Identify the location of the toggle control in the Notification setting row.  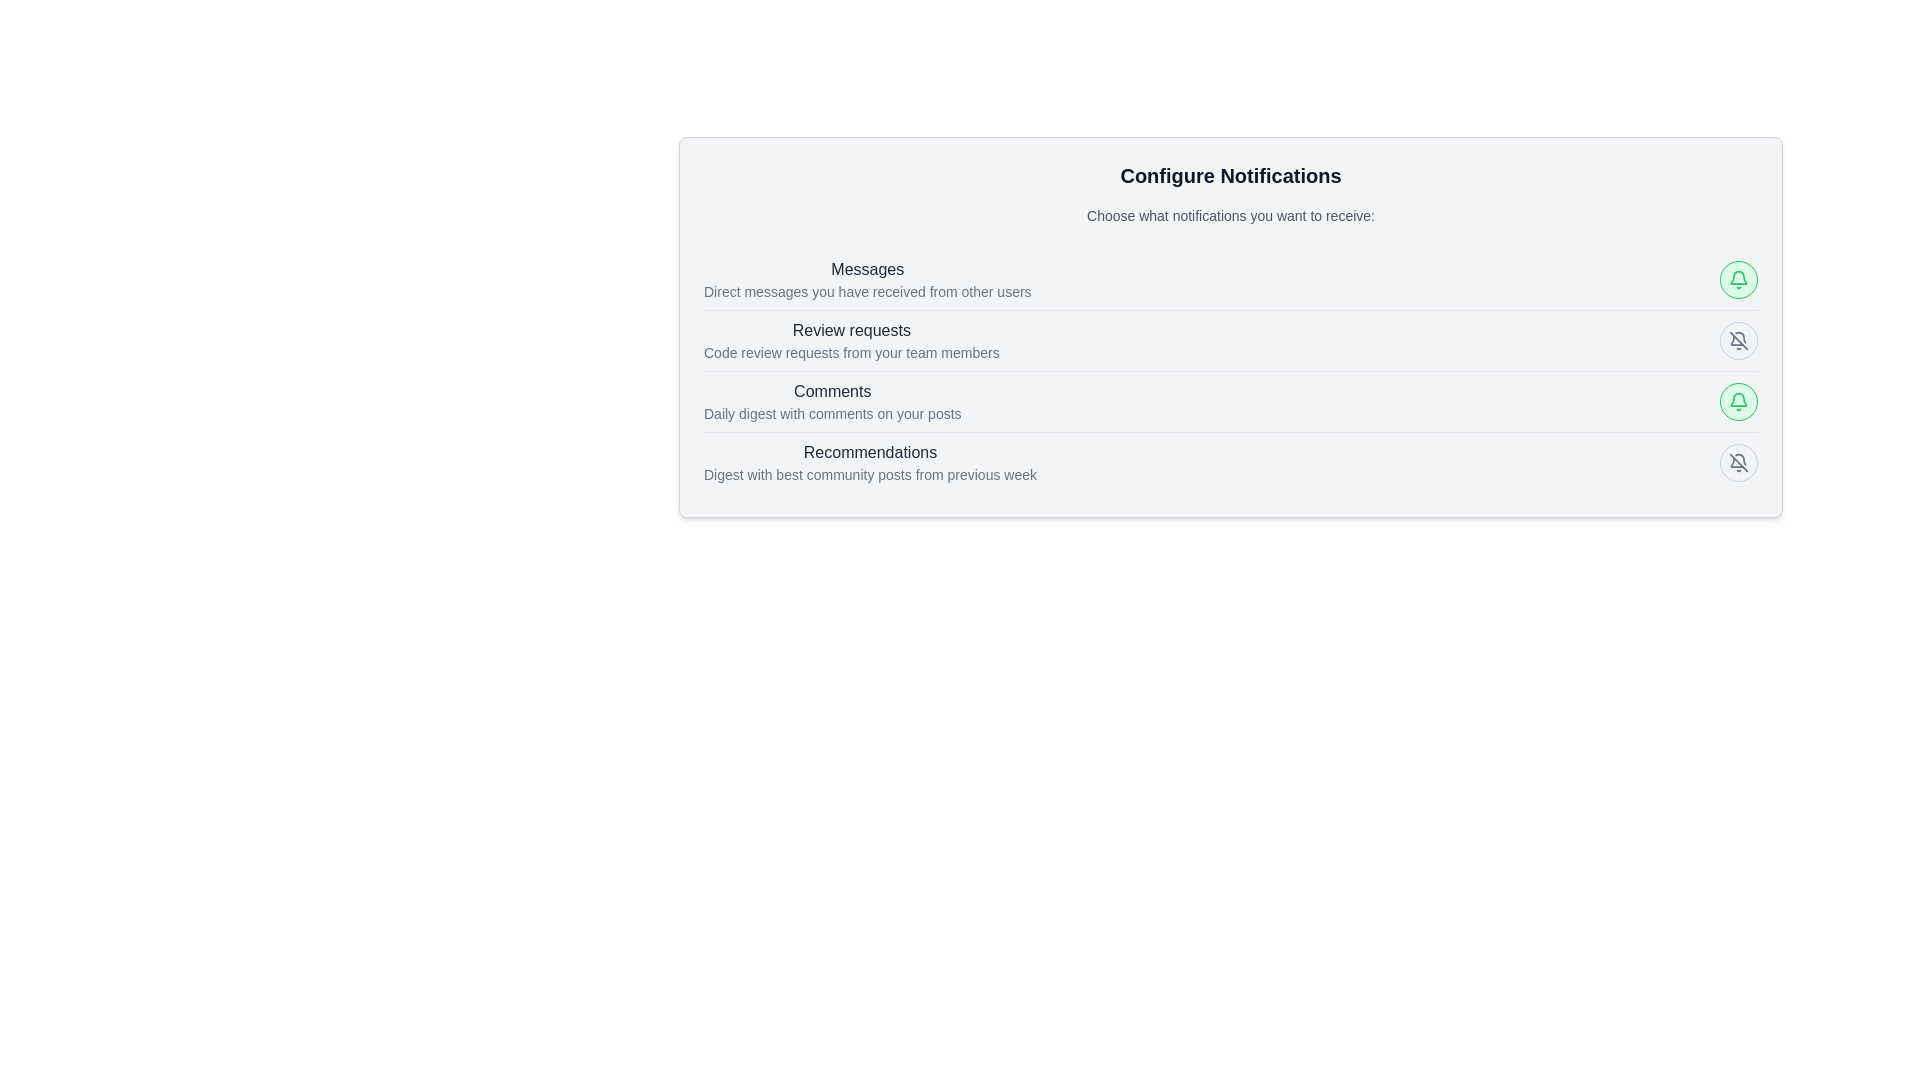
(1229, 402).